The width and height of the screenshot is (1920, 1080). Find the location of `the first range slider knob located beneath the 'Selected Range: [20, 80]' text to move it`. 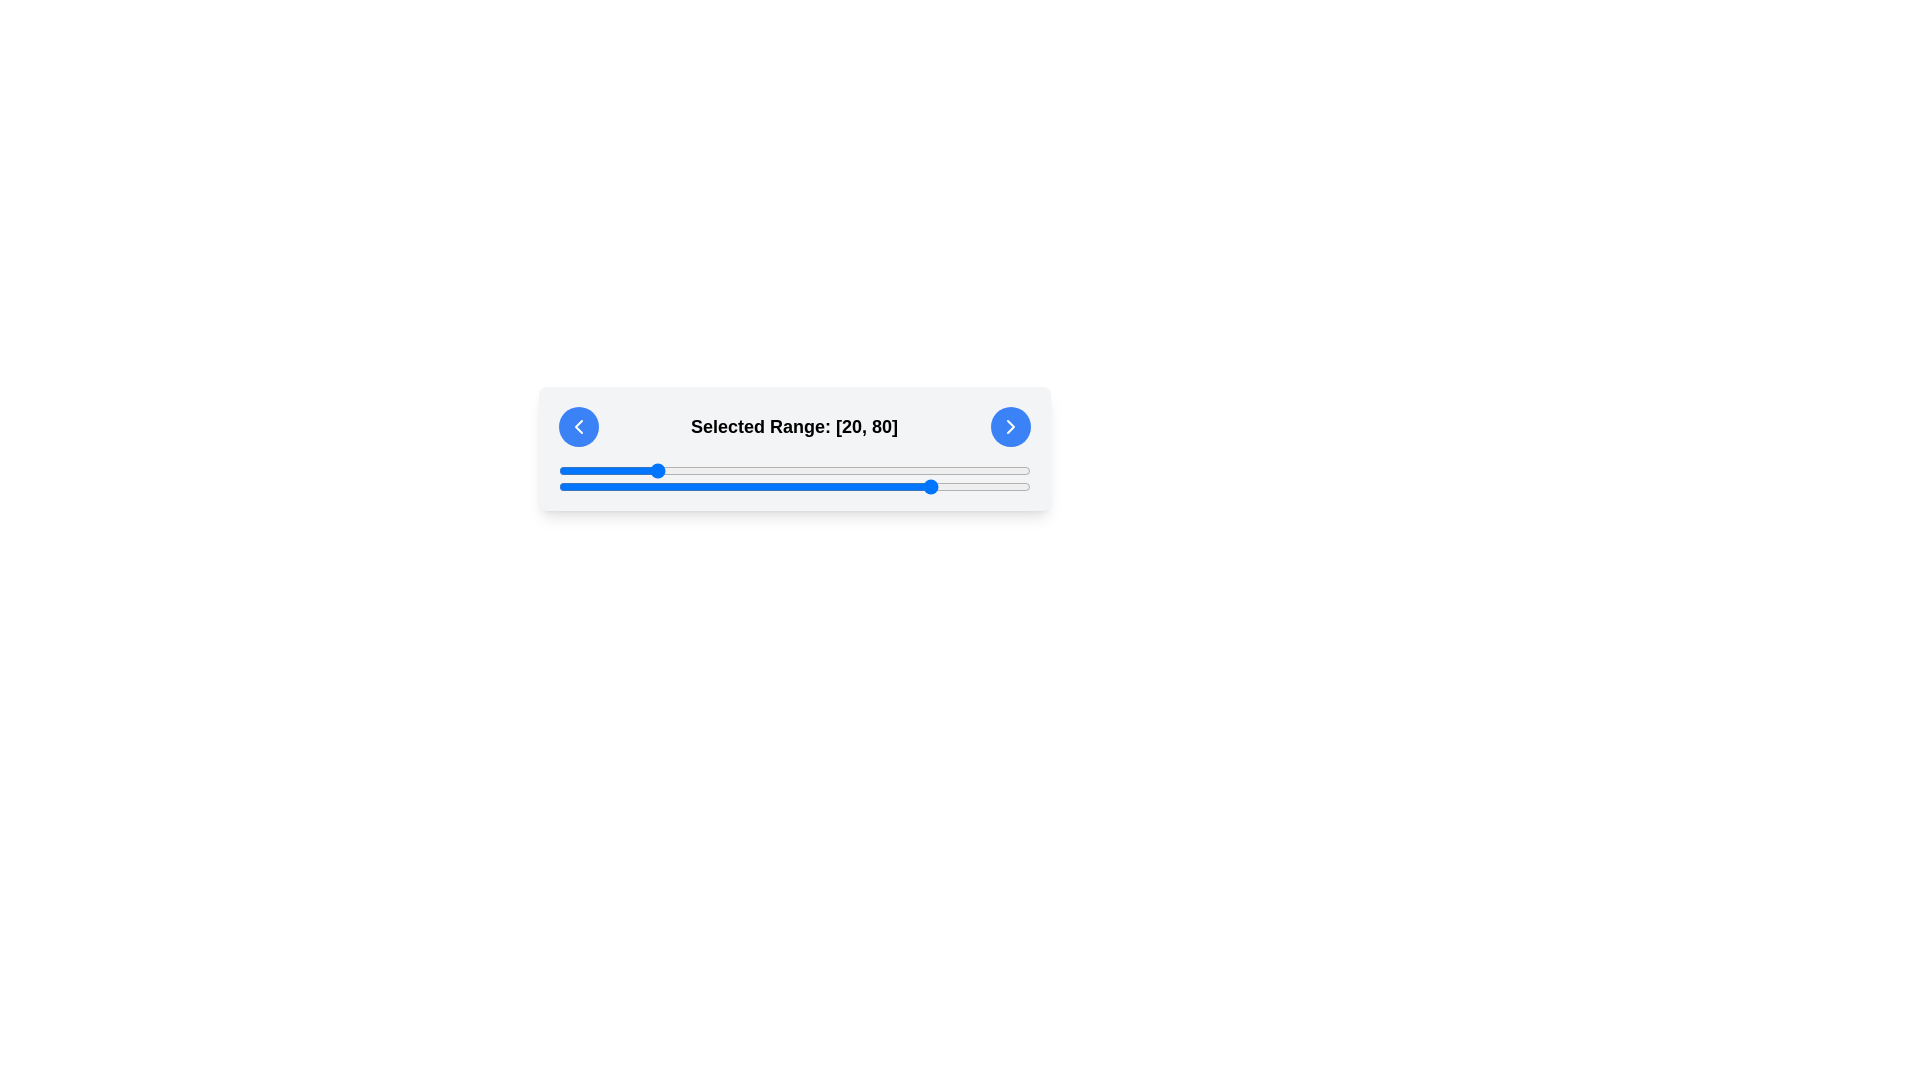

the first range slider knob located beneath the 'Selected Range: [20, 80]' text to move it is located at coordinates (793, 470).